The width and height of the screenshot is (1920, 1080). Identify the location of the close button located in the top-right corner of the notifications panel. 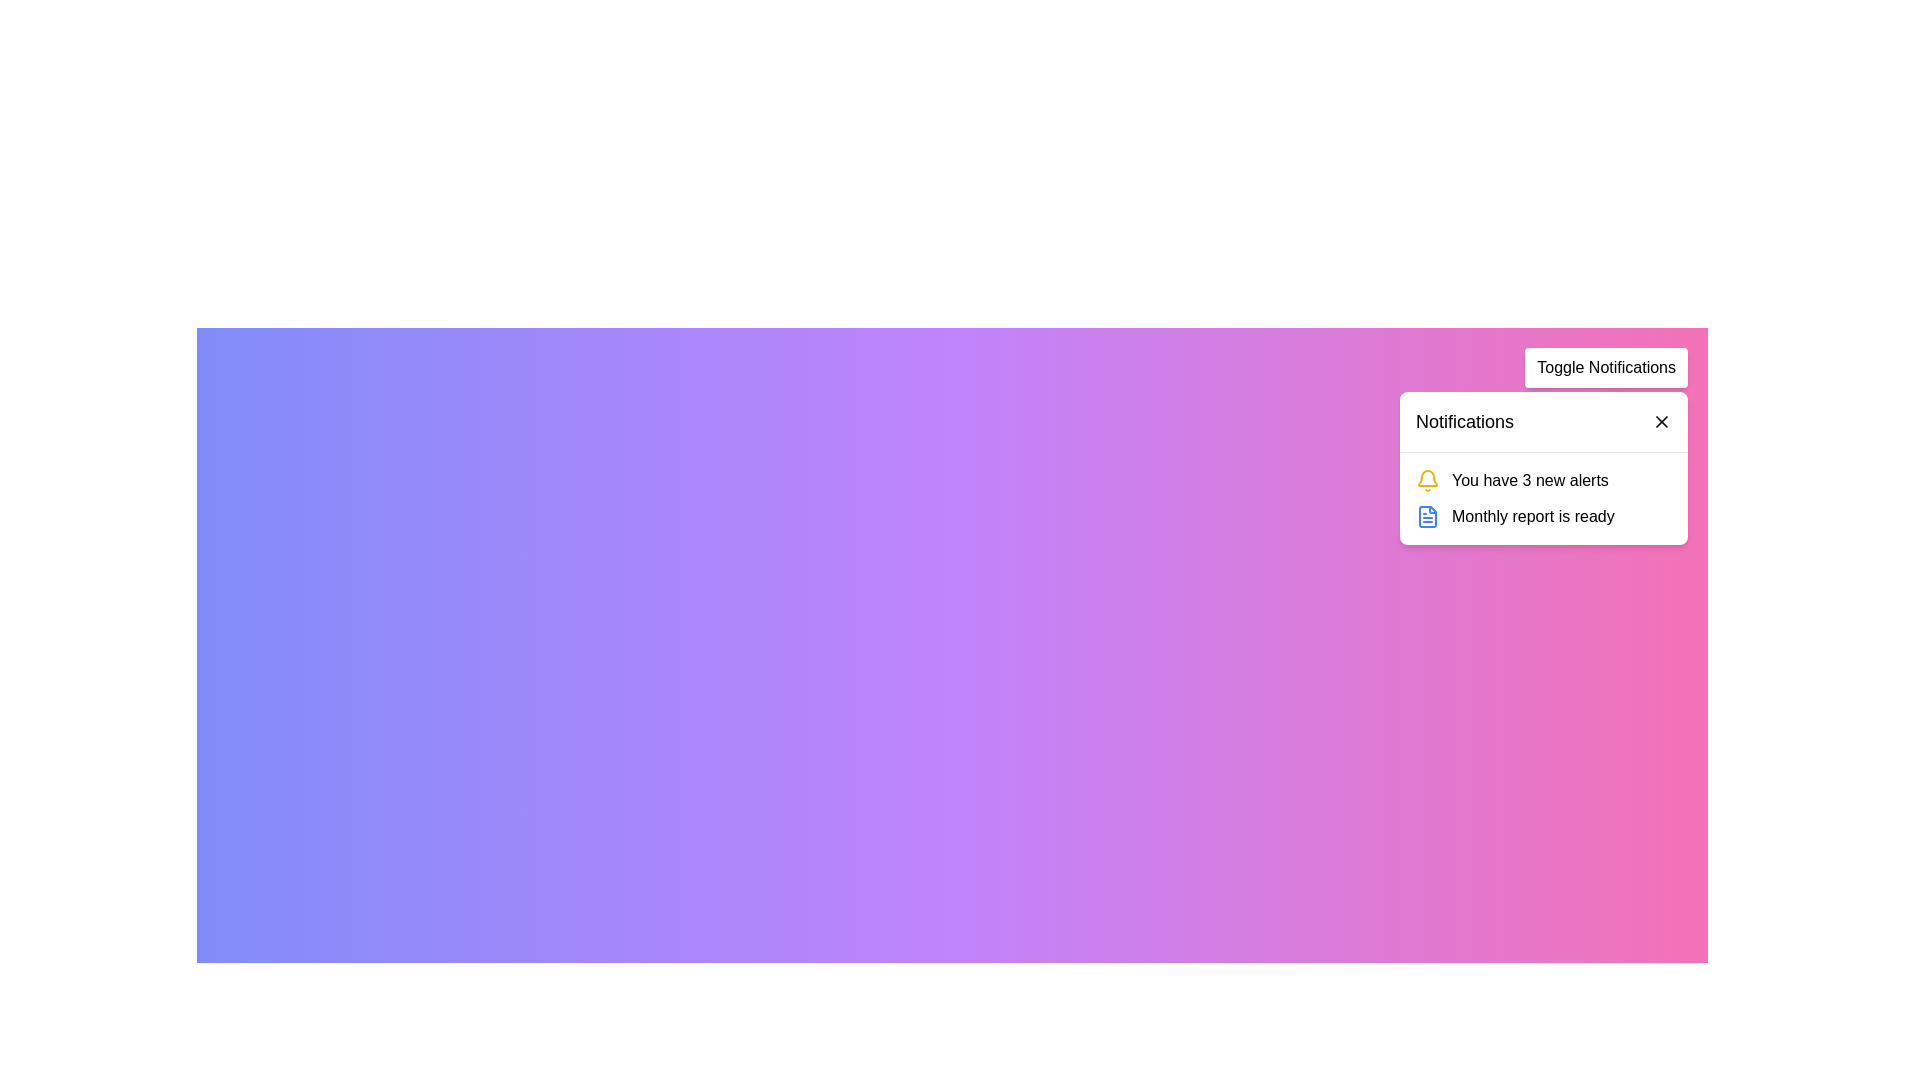
(1661, 420).